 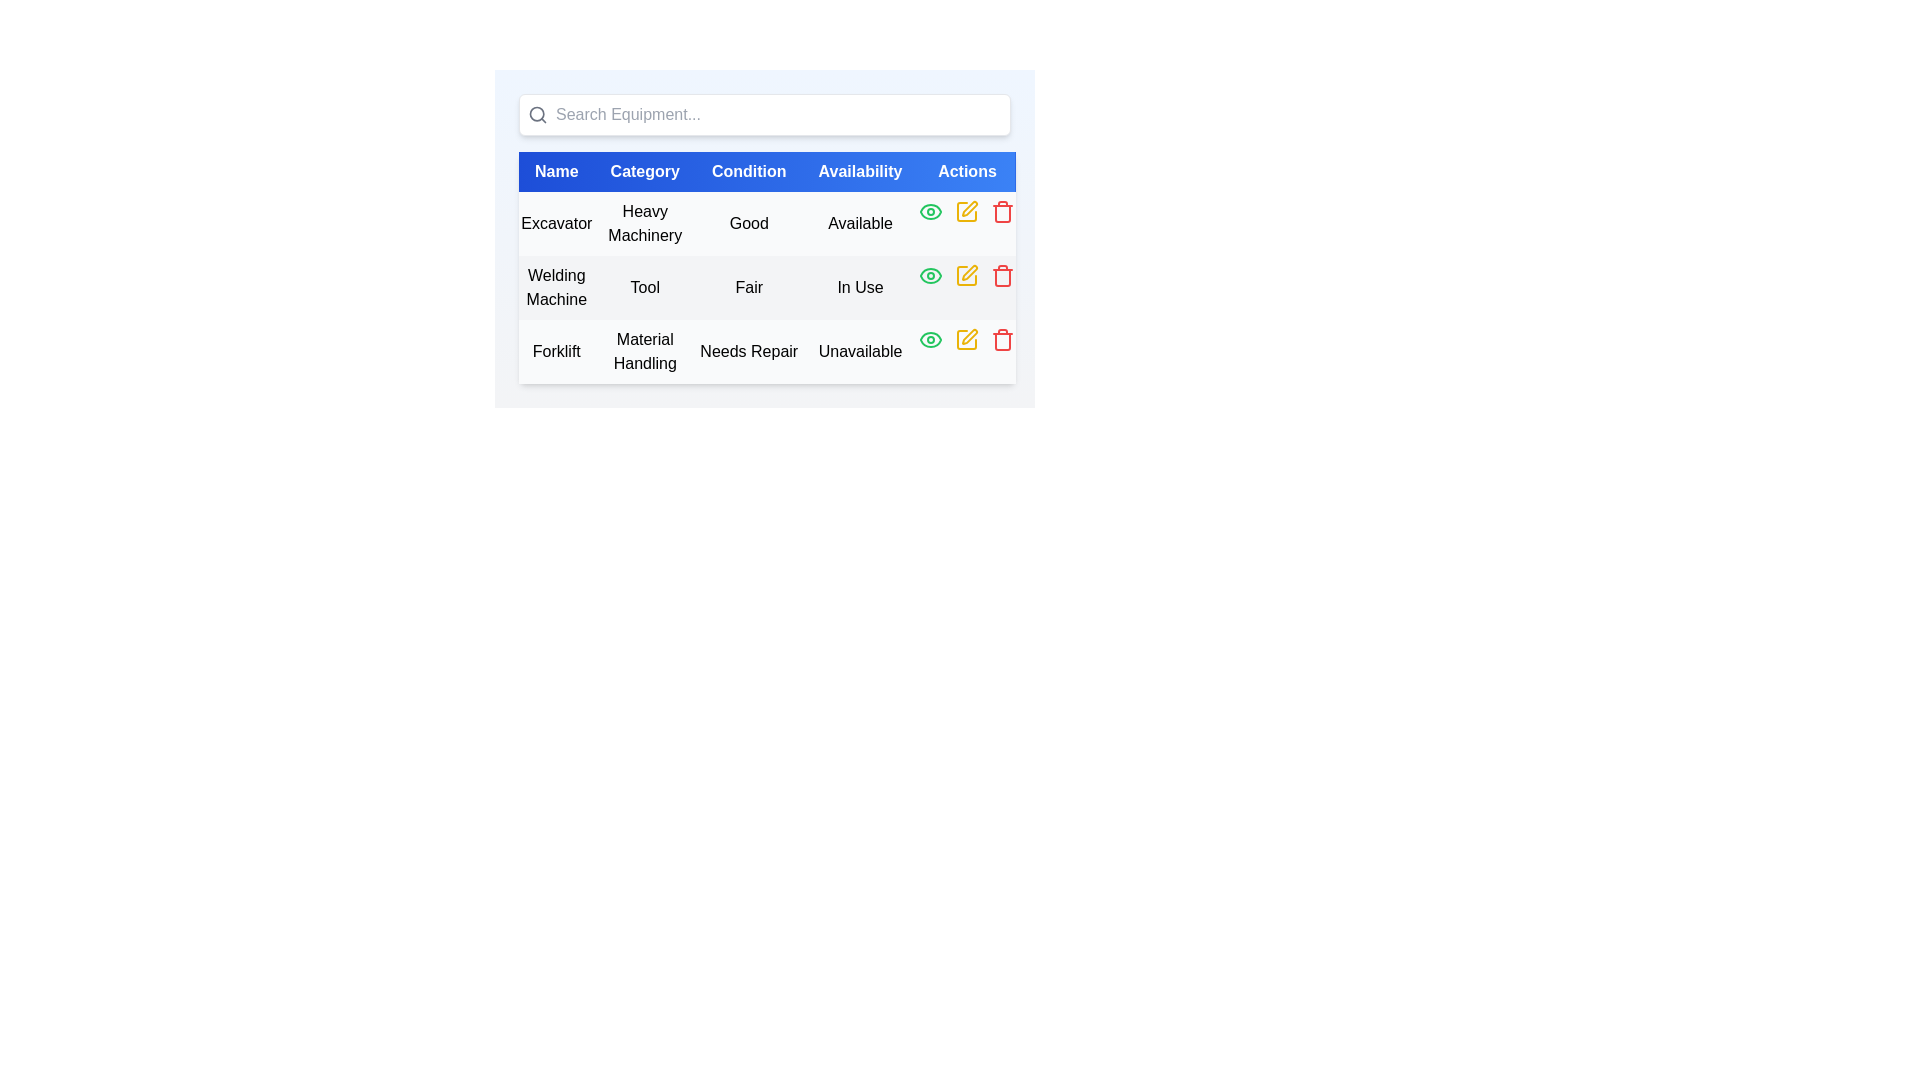 I want to click on the static text element displaying 'Material Handling' in the 'Category' column for the item 'Forklift', which is the second cell in the corresponding row, so click(x=645, y=350).